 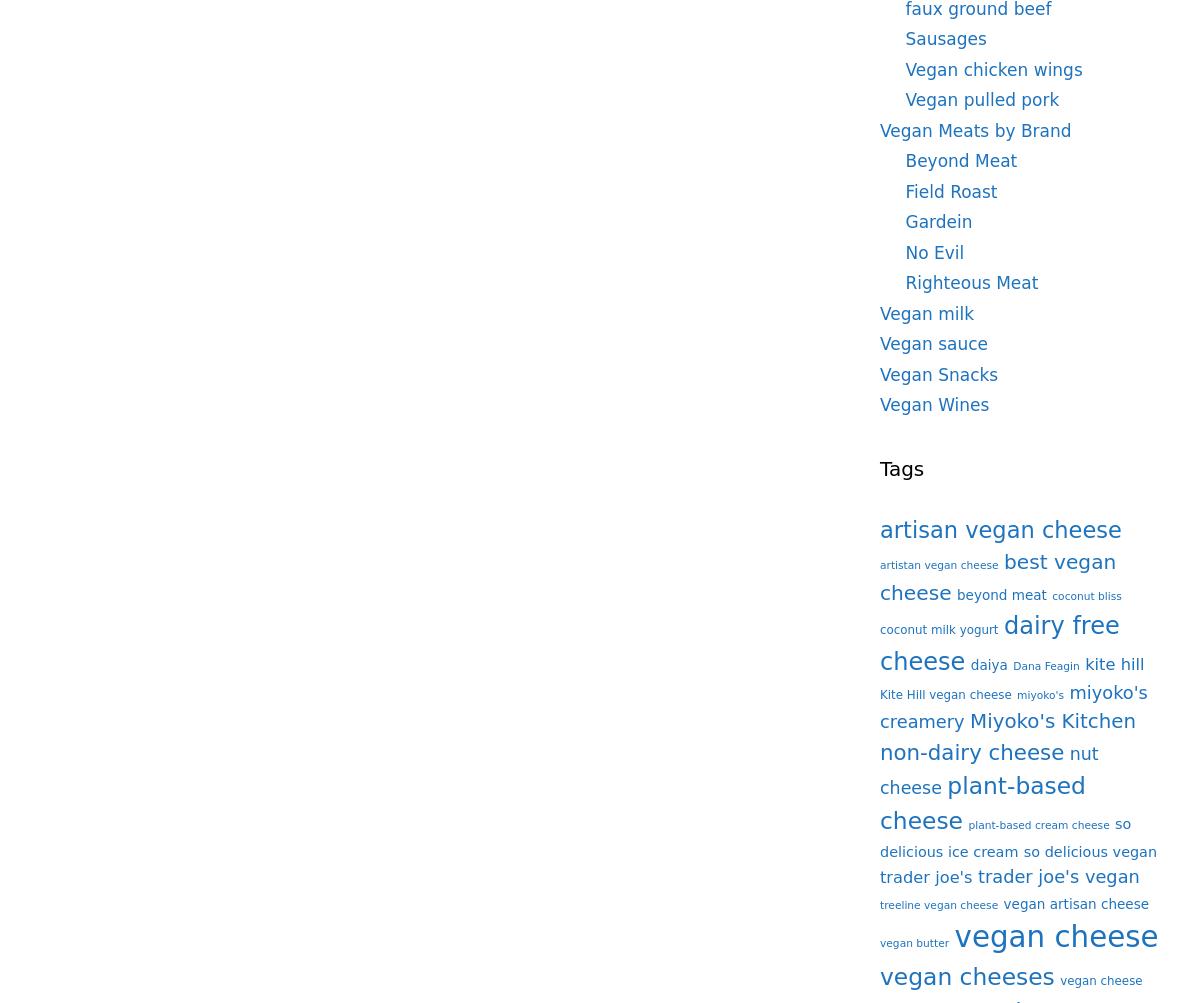 What do you see at coordinates (934, 251) in the screenshot?
I see `'No Evil'` at bounding box center [934, 251].